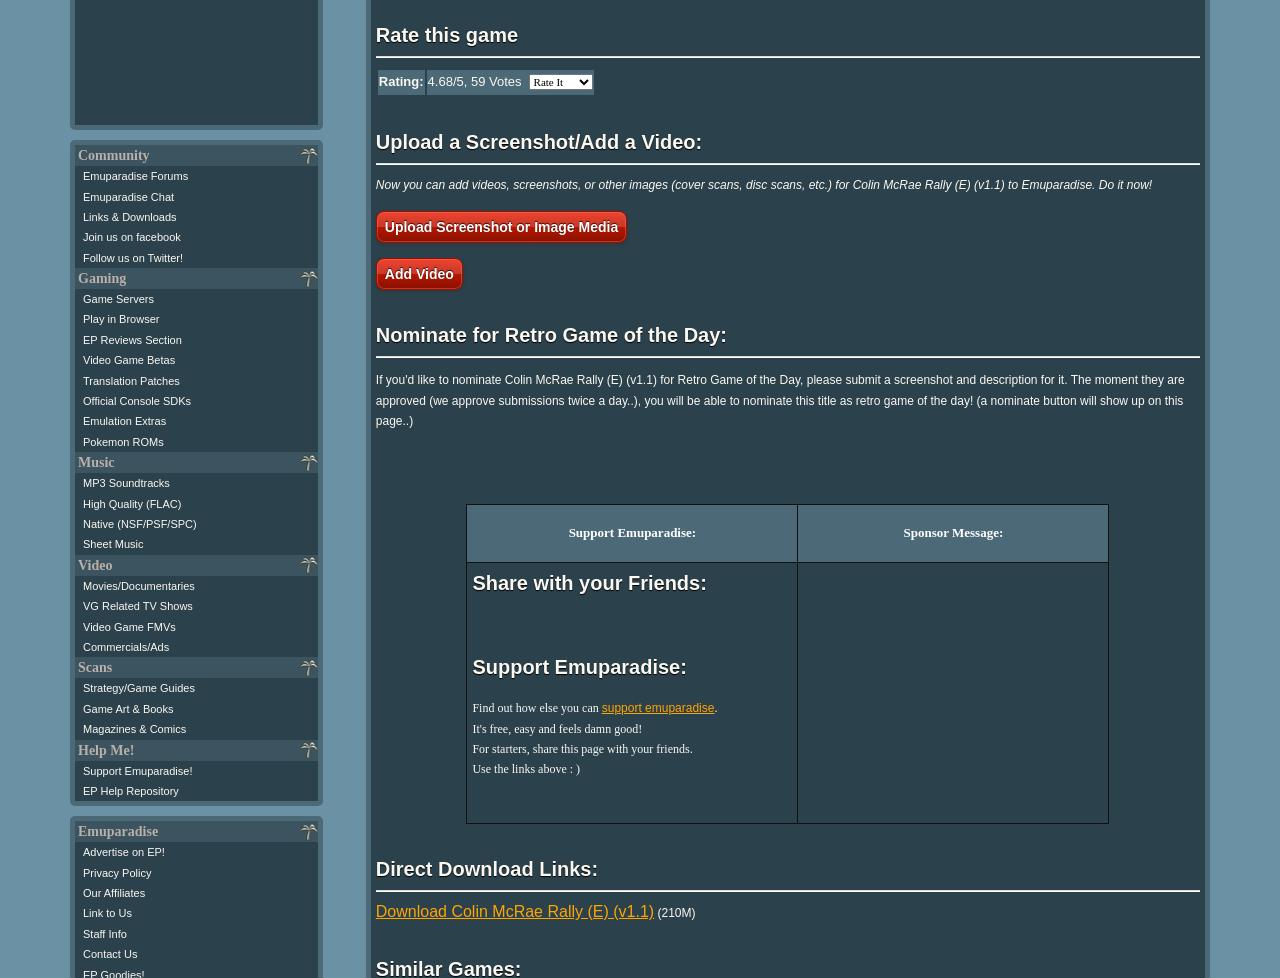 This screenshot has width=1280, height=978. Describe the element at coordinates (130, 337) in the screenshot. I see `'EP Reviews Section'` at that location.